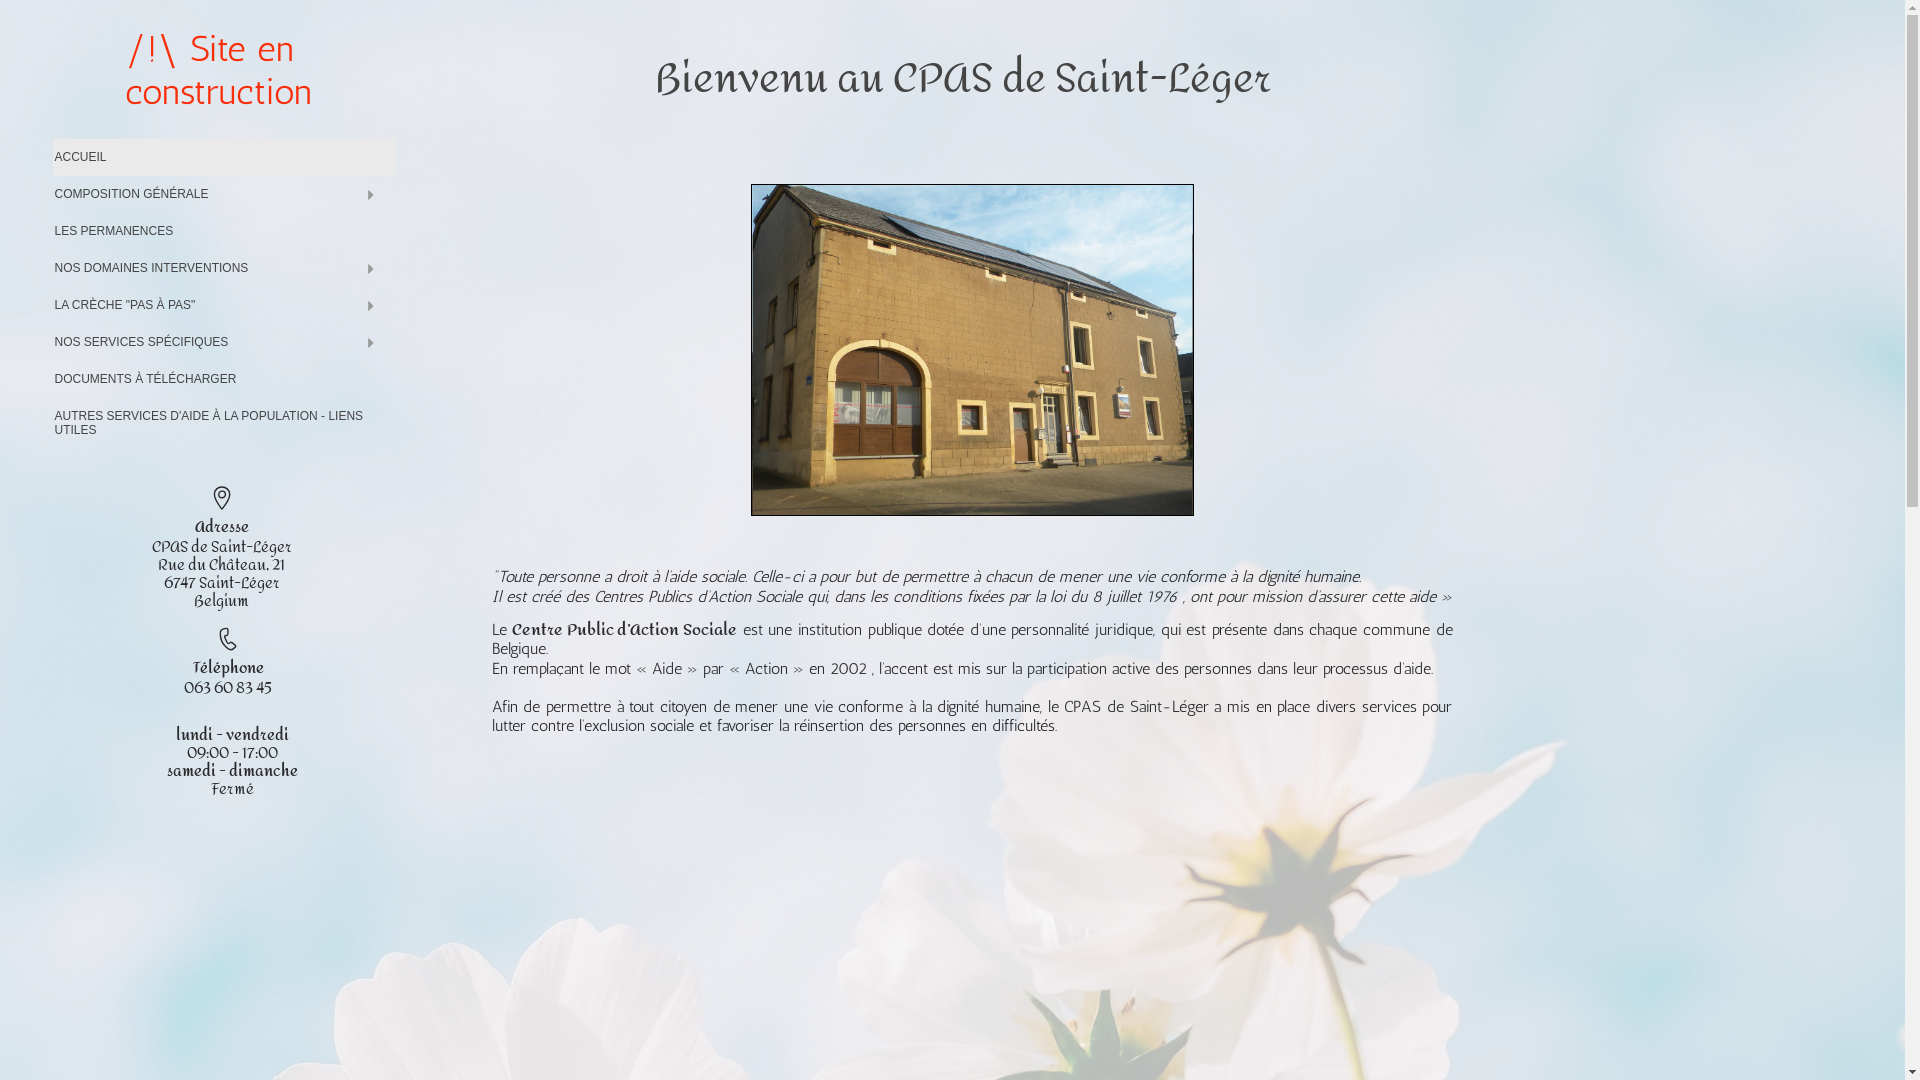 The image size is (1920, 1080). I want to click on 'ACCUEIL', so click(223, 156).